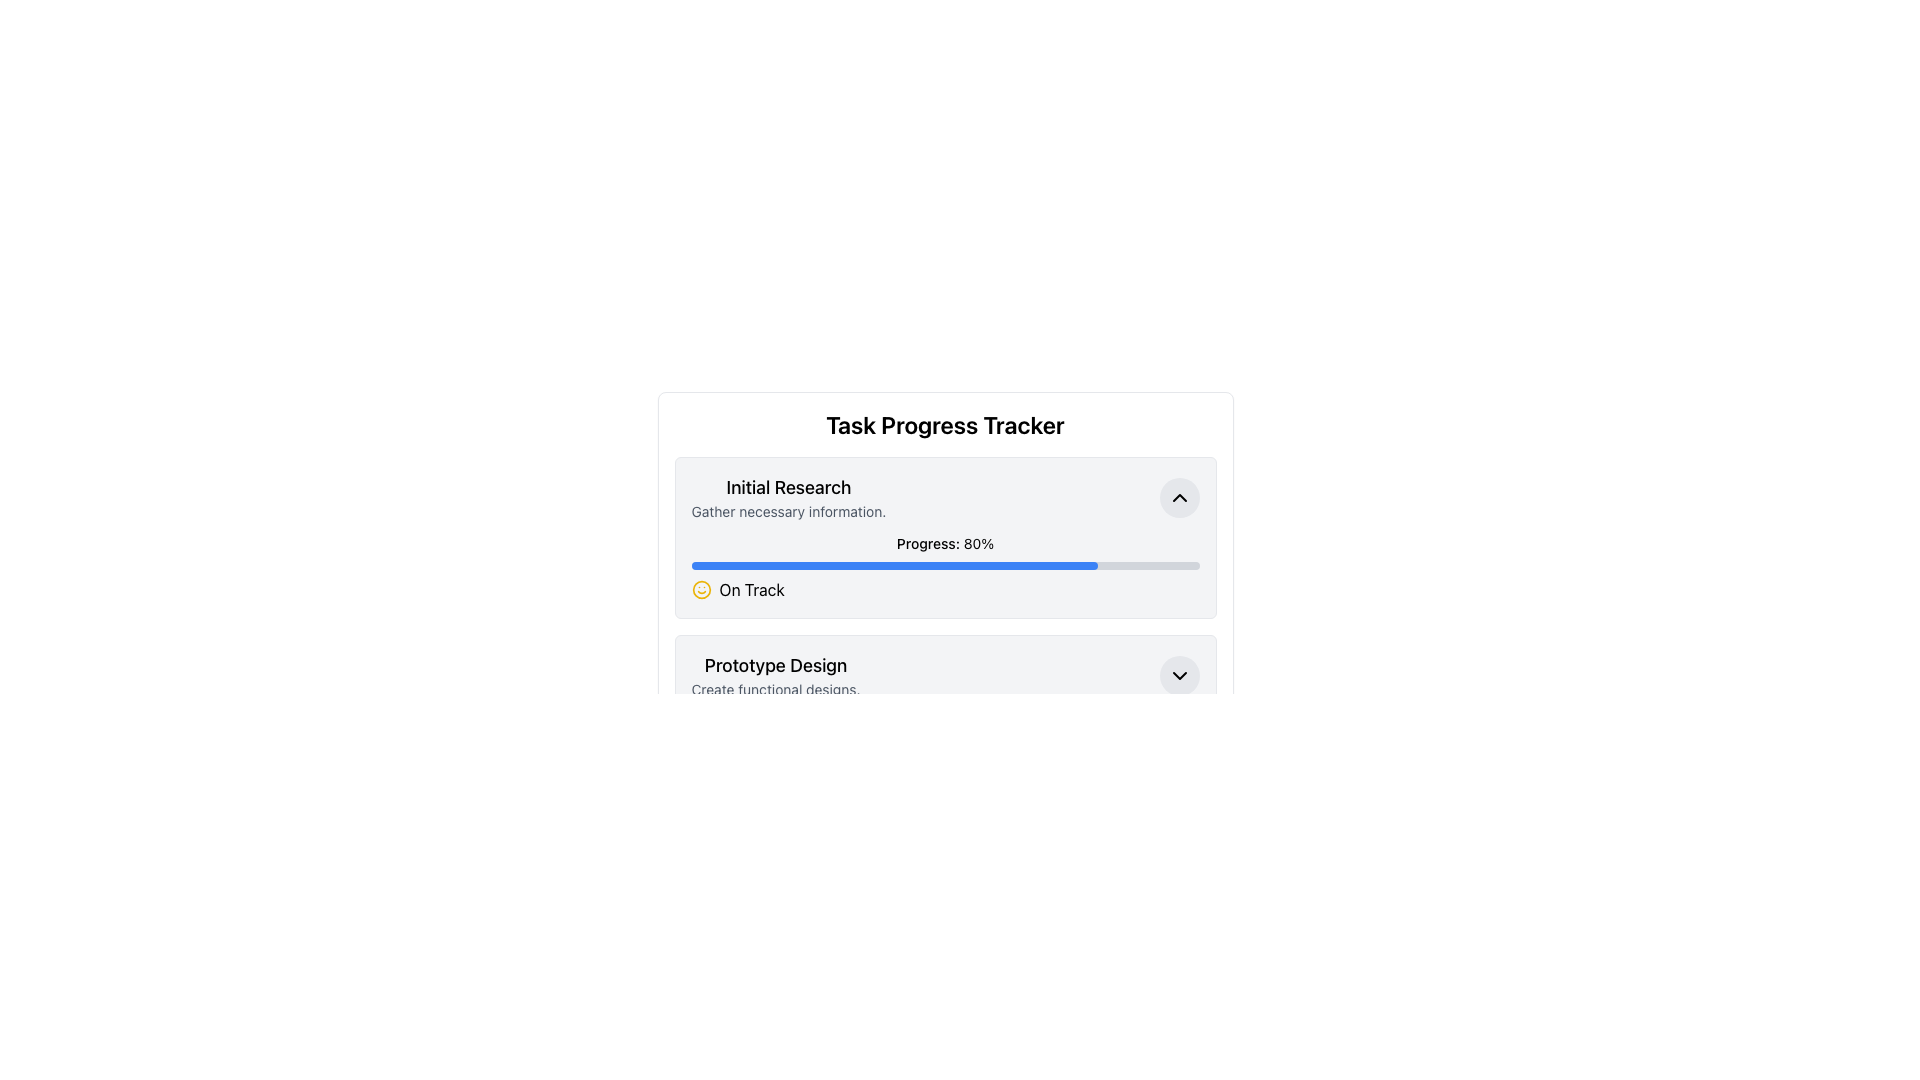 This screenshot has height=1080, width=1920. Describe the element at coordinates (944, 567) in the screenshot. I see `the progress bar indicating the task completion status within the 'Initial Research' card, which displays the text 'On Track'` at that location.